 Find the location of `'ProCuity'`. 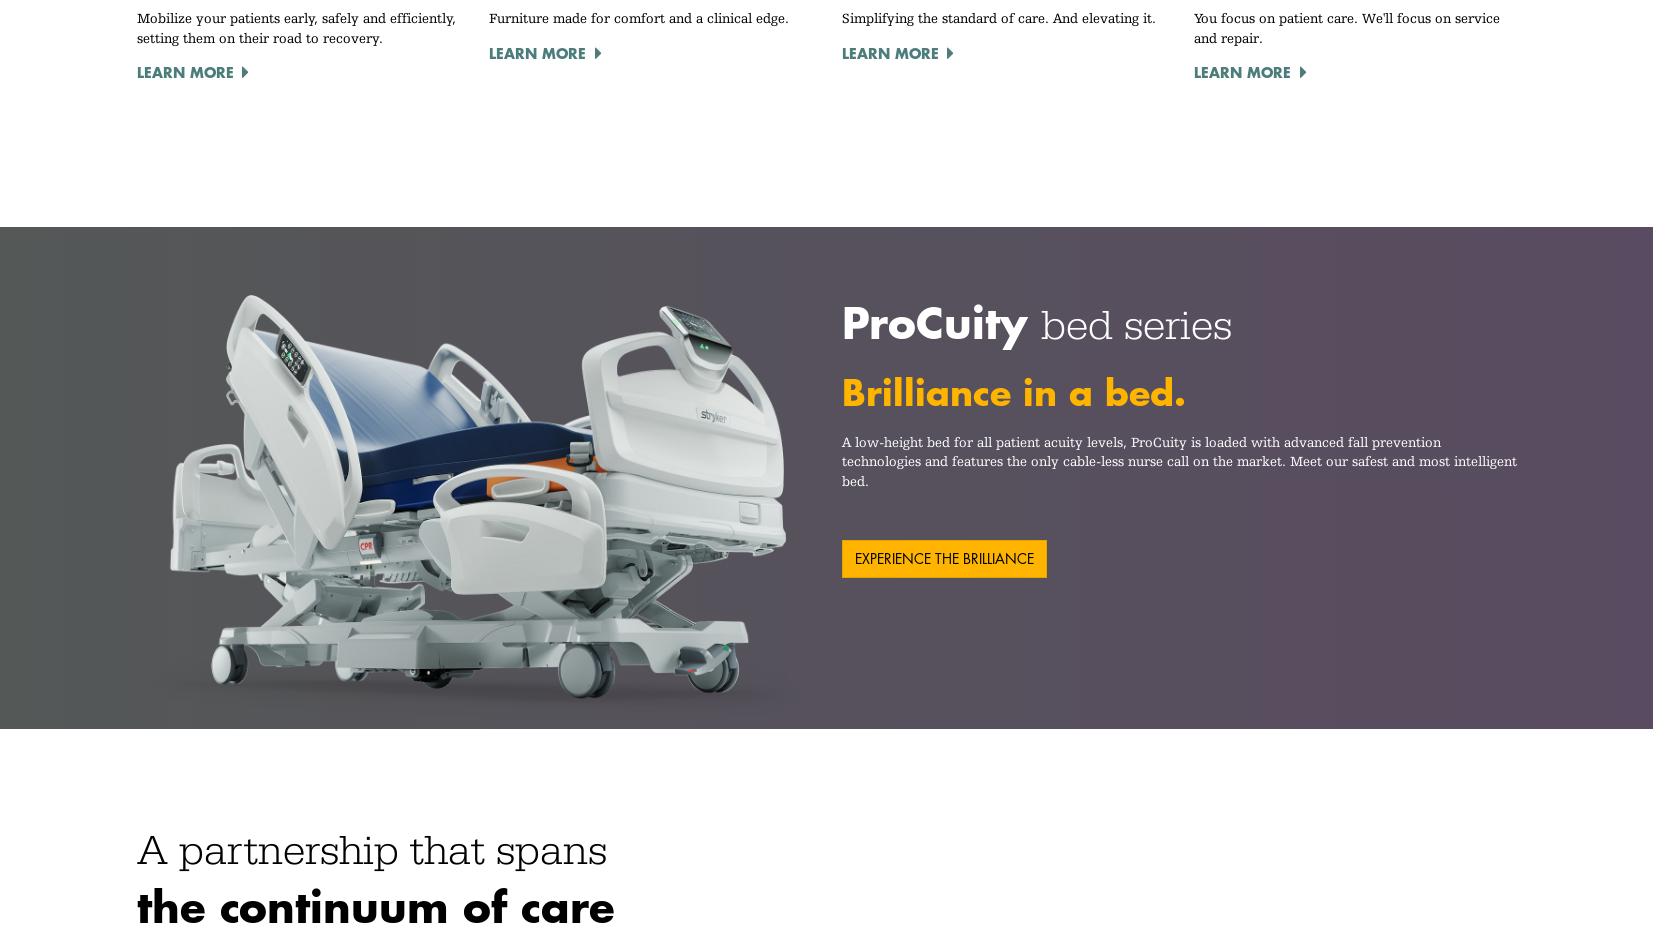

'ProCuity' is located at coordinates (939, 322).